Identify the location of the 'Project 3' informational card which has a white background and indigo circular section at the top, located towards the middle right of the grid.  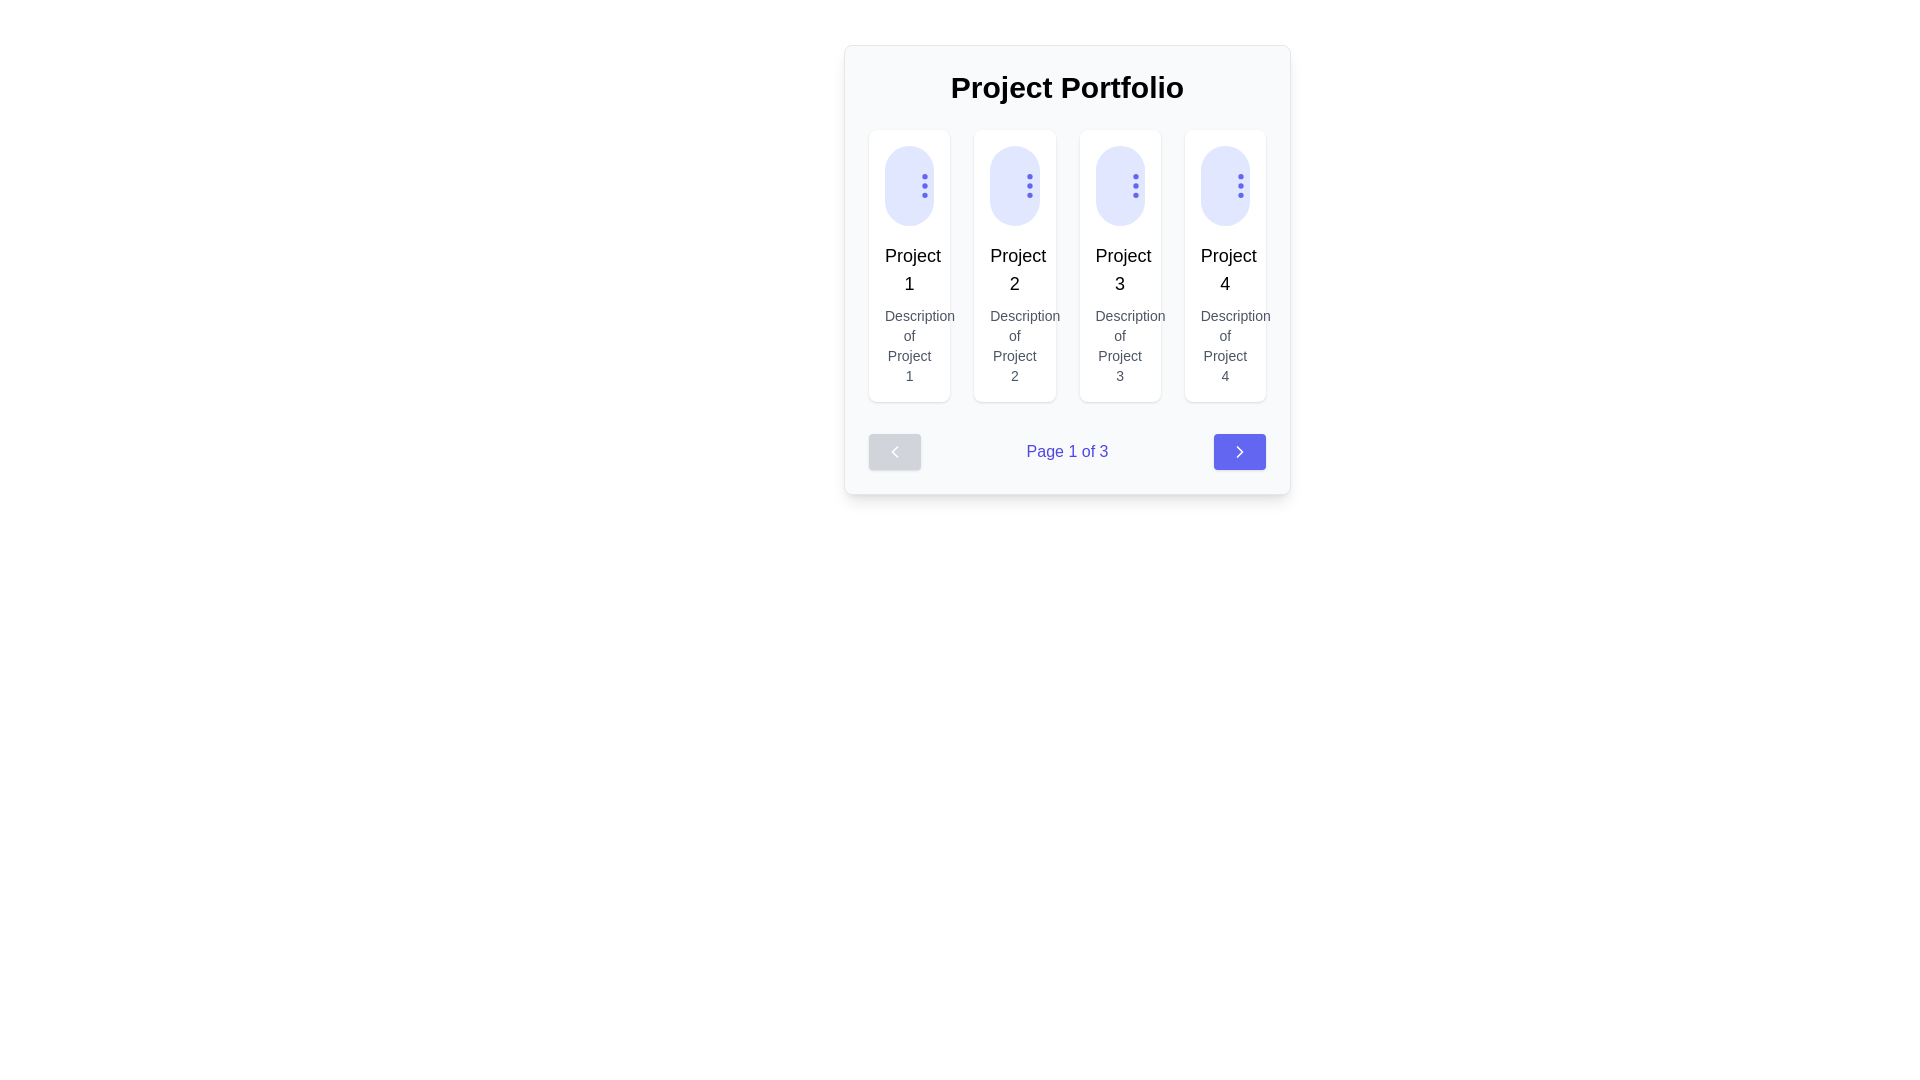
(1120, 265).